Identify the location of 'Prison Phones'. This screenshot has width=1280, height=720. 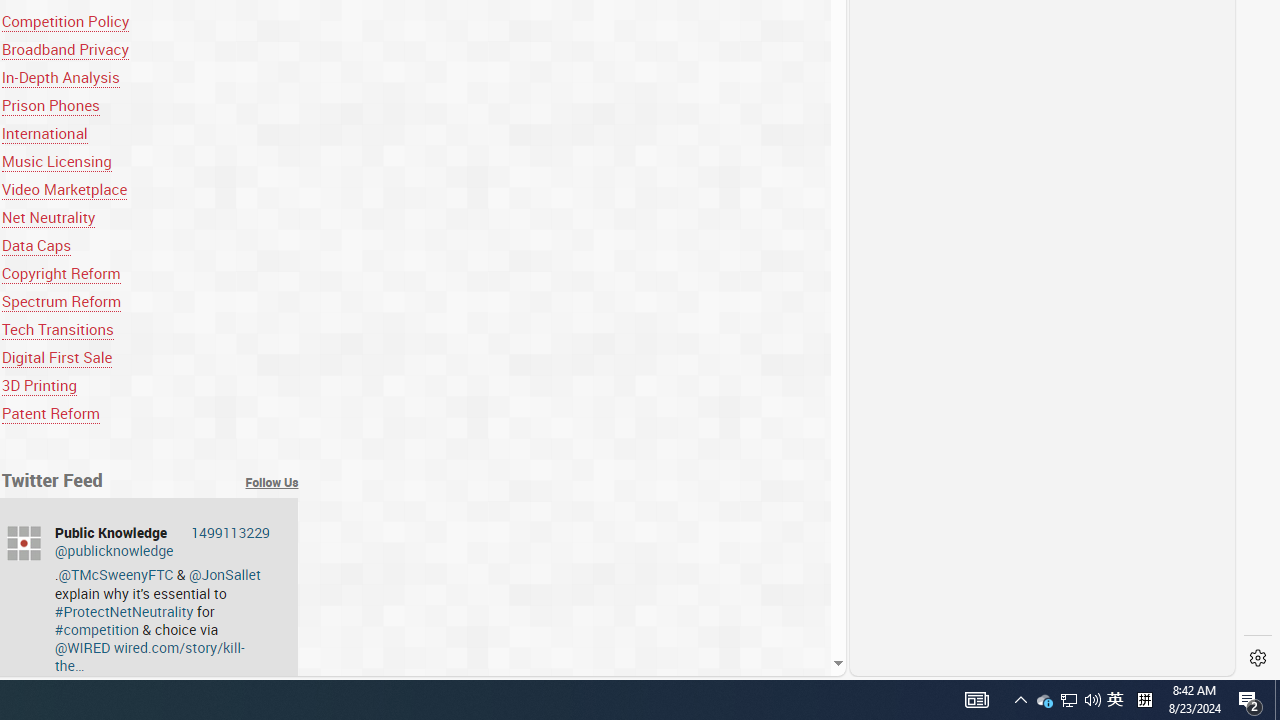
(50, 105).